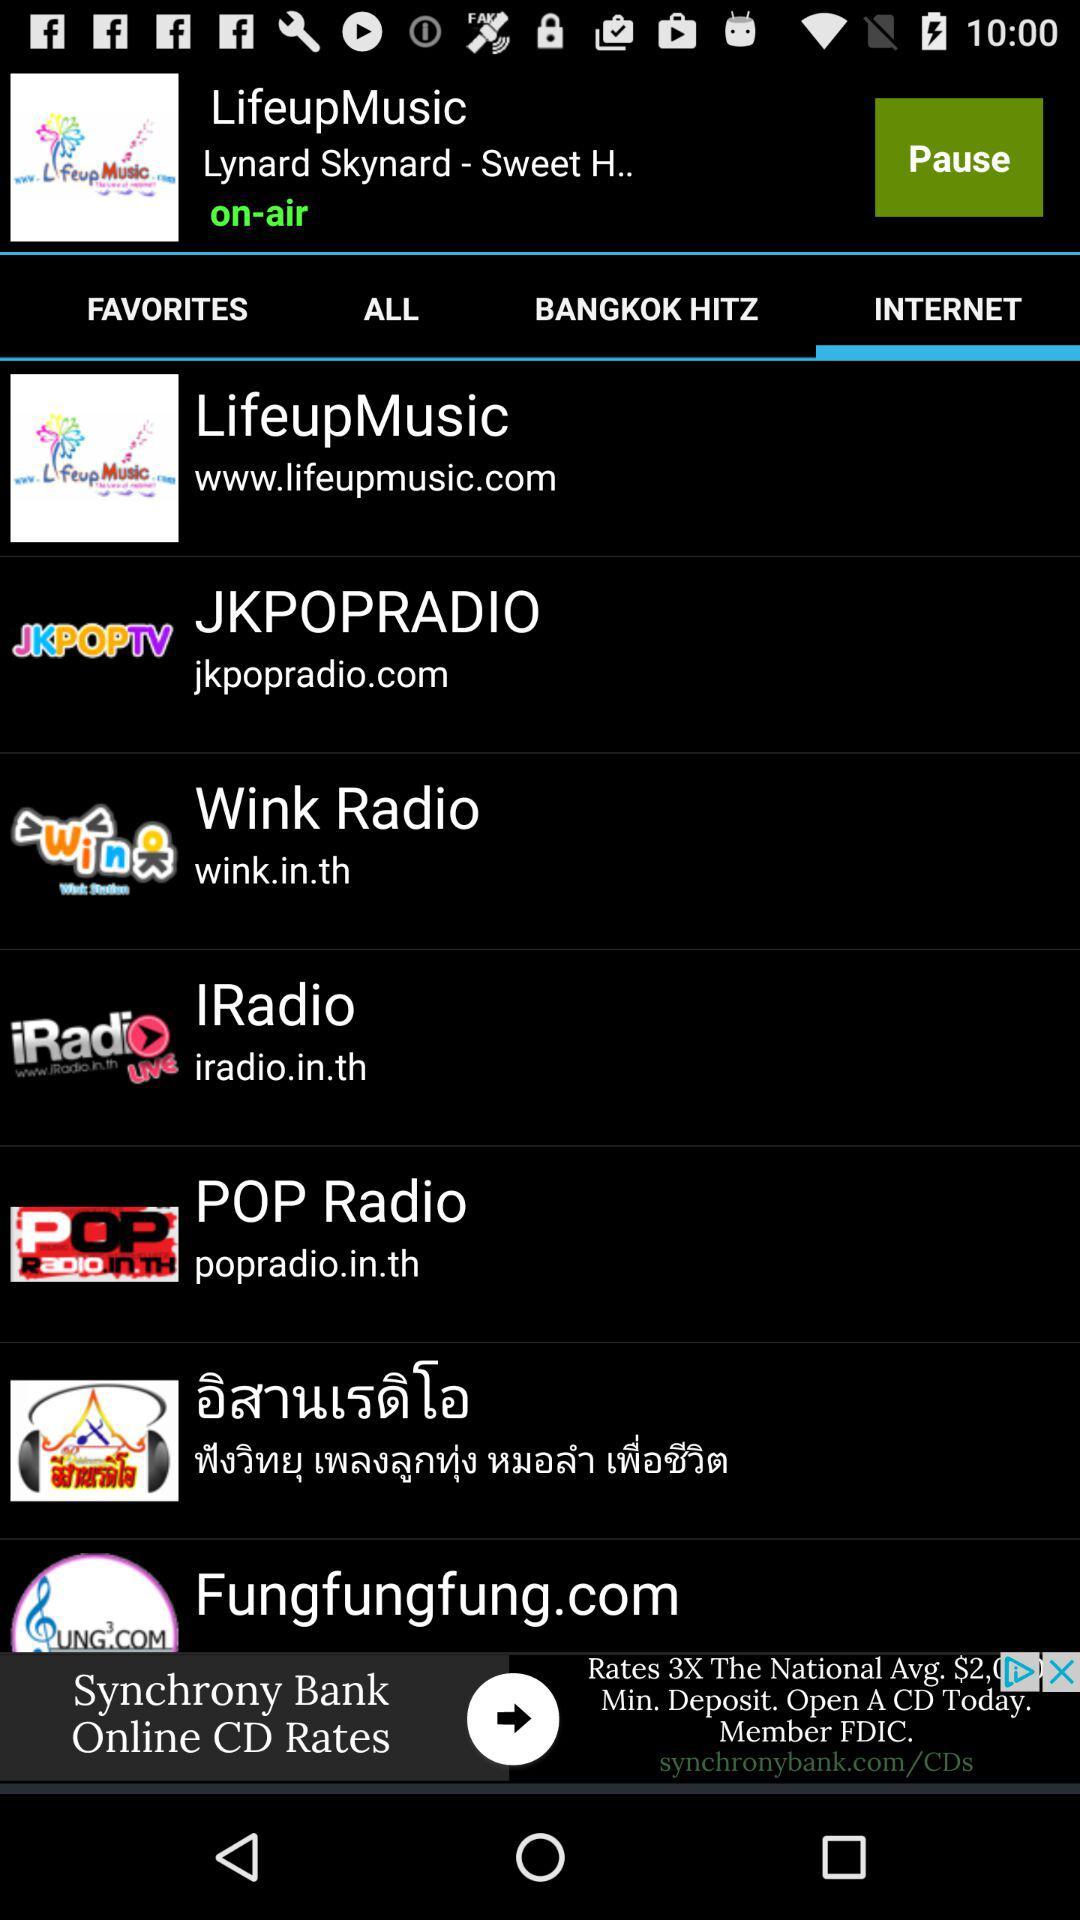  What do you see at coordinates (540, 1716) in the screenshot?
I see `open advertisement` at bounding box center [540, 1716].